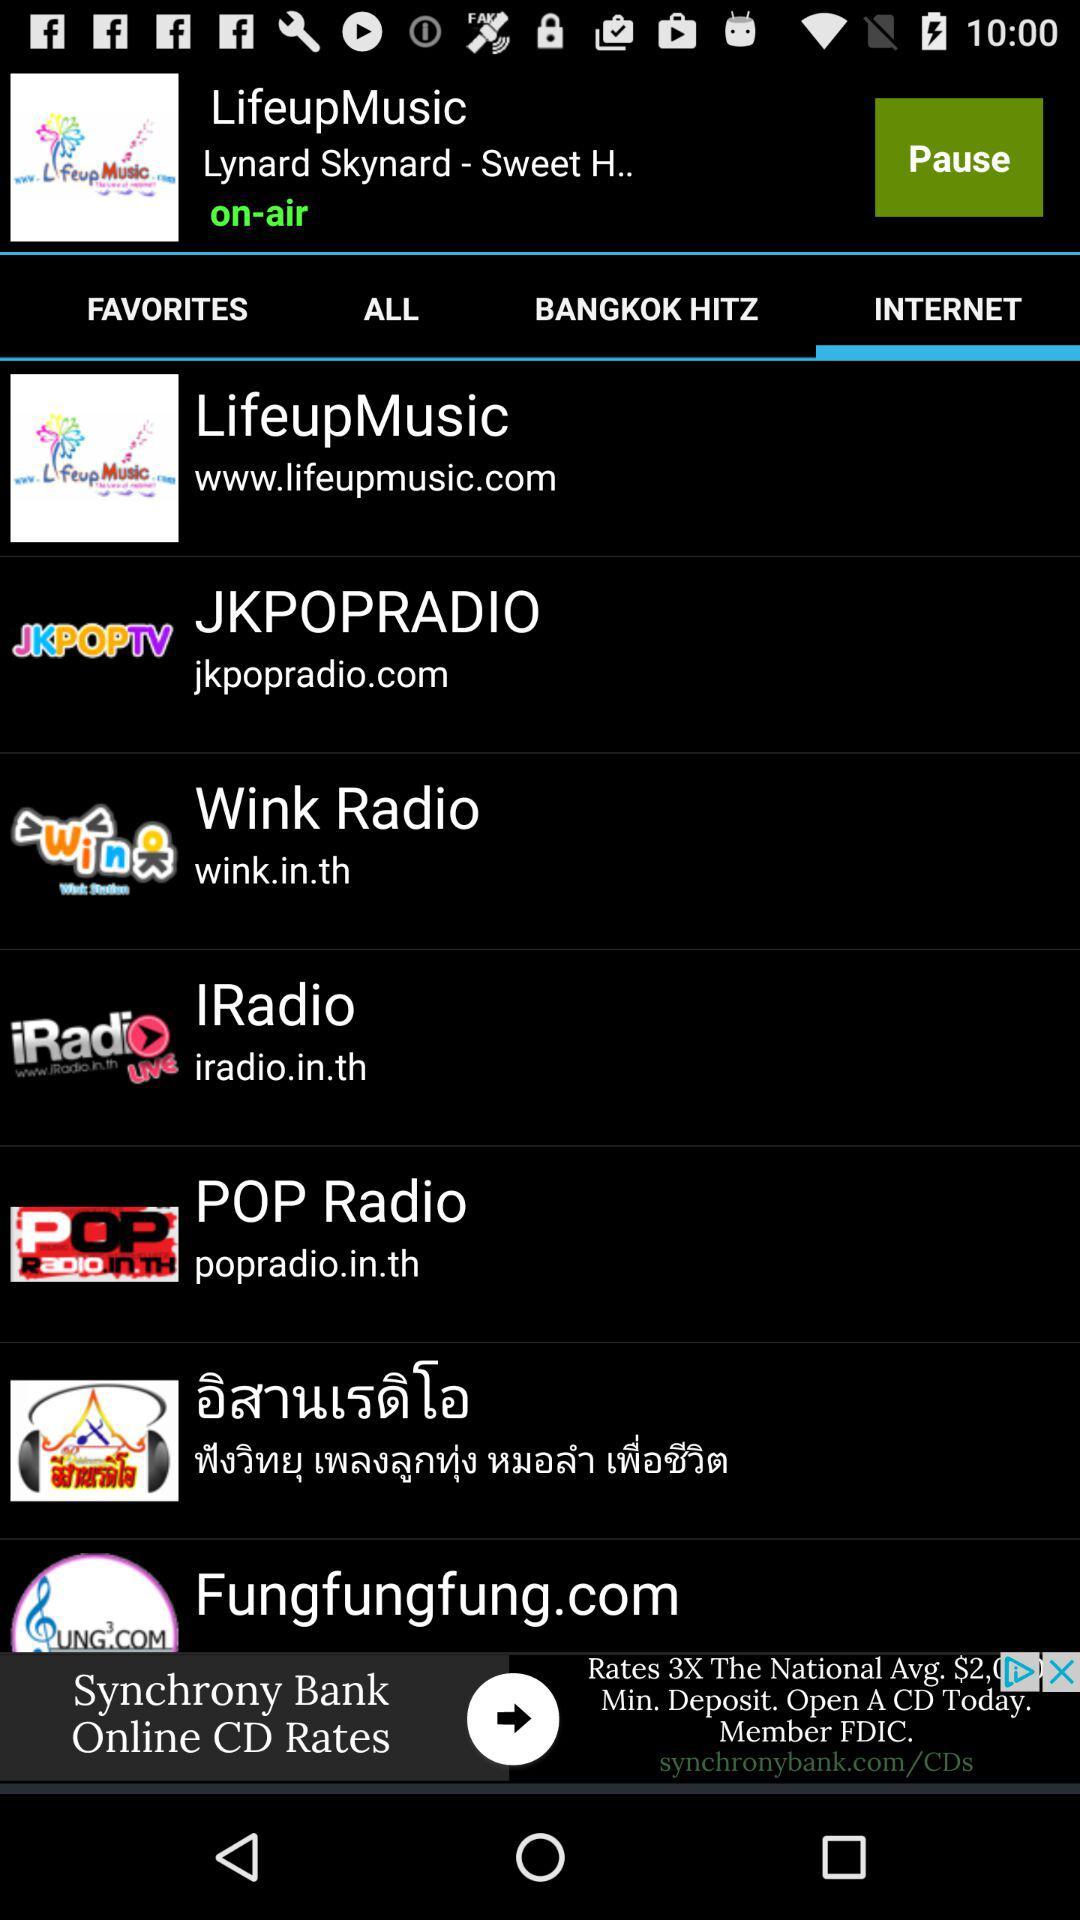  What do you see at coordinates (540, 1716) in the screenshot?
I see `open advertisement` at bounding box center [540, 1716].